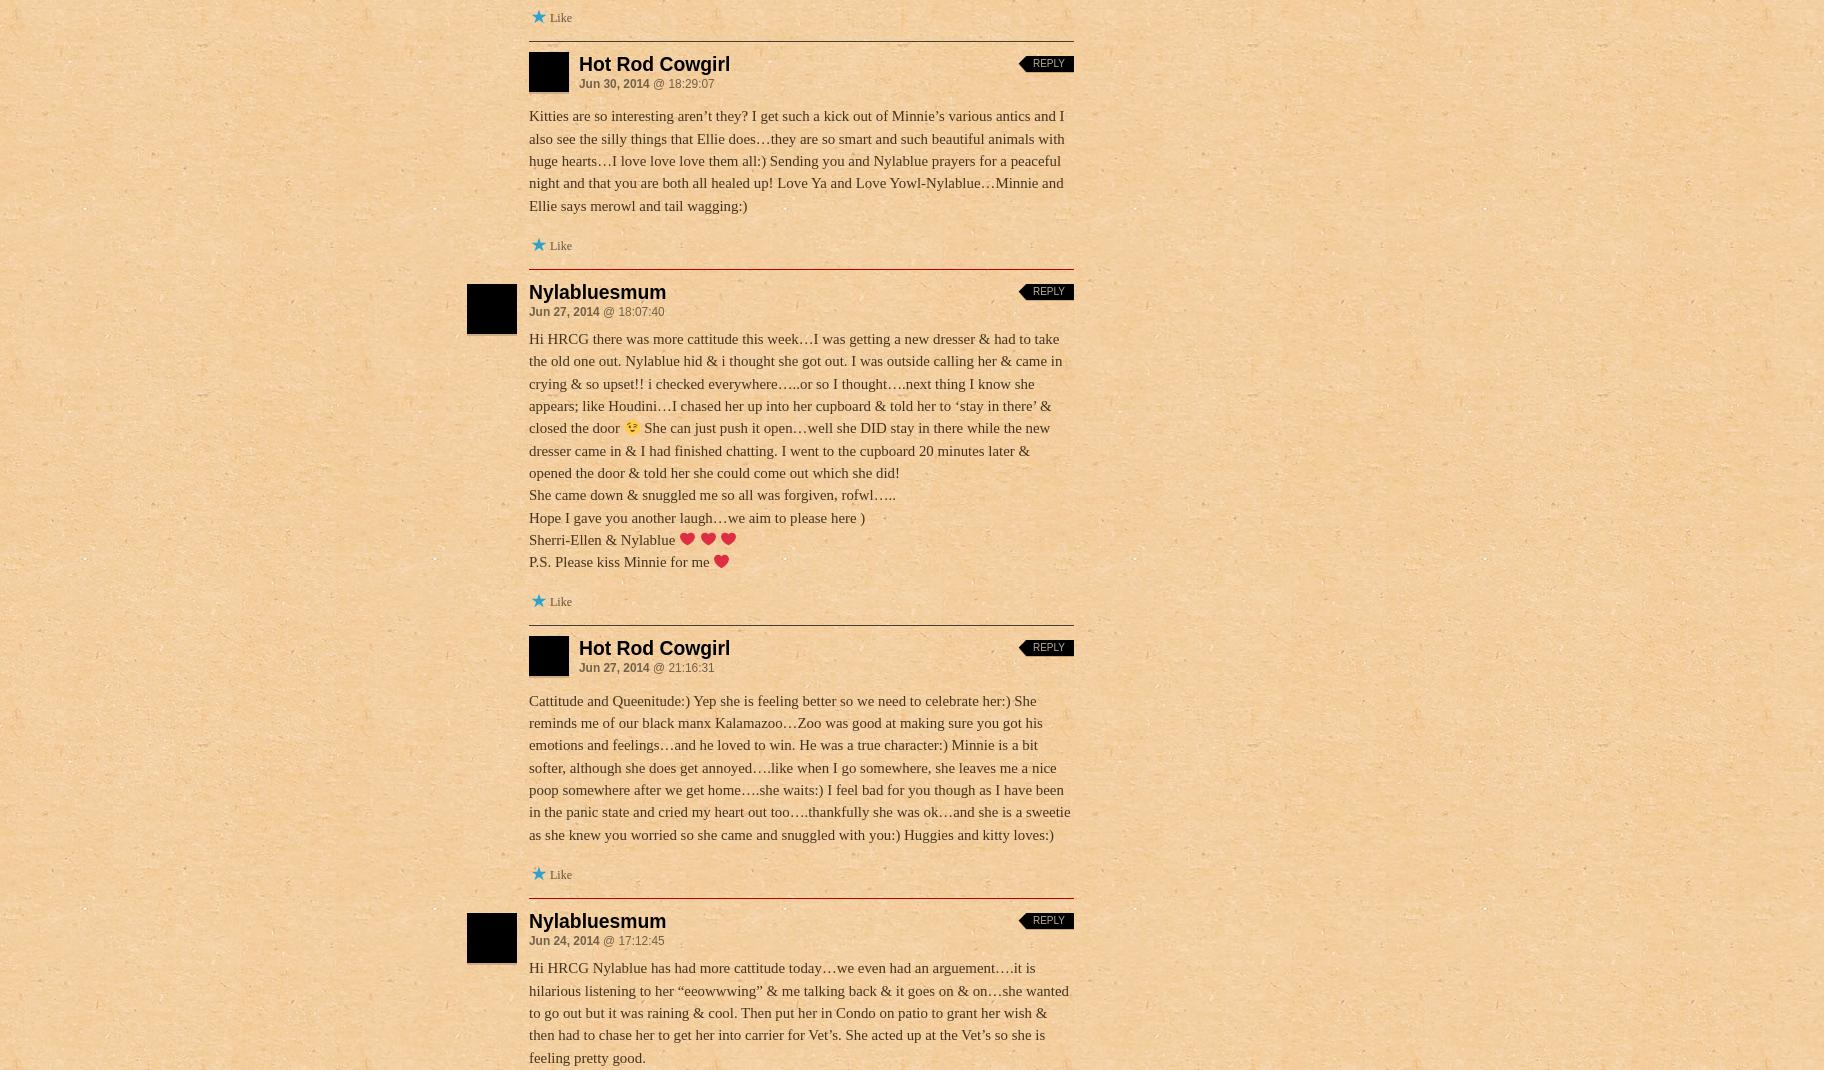 This screenshot has width=1824, height=1070. What do you see at coordinates (602, 537) in the screenshot?
I see `'Sherri-Ellen & Nylablue'` at bounding box center [602, 537].